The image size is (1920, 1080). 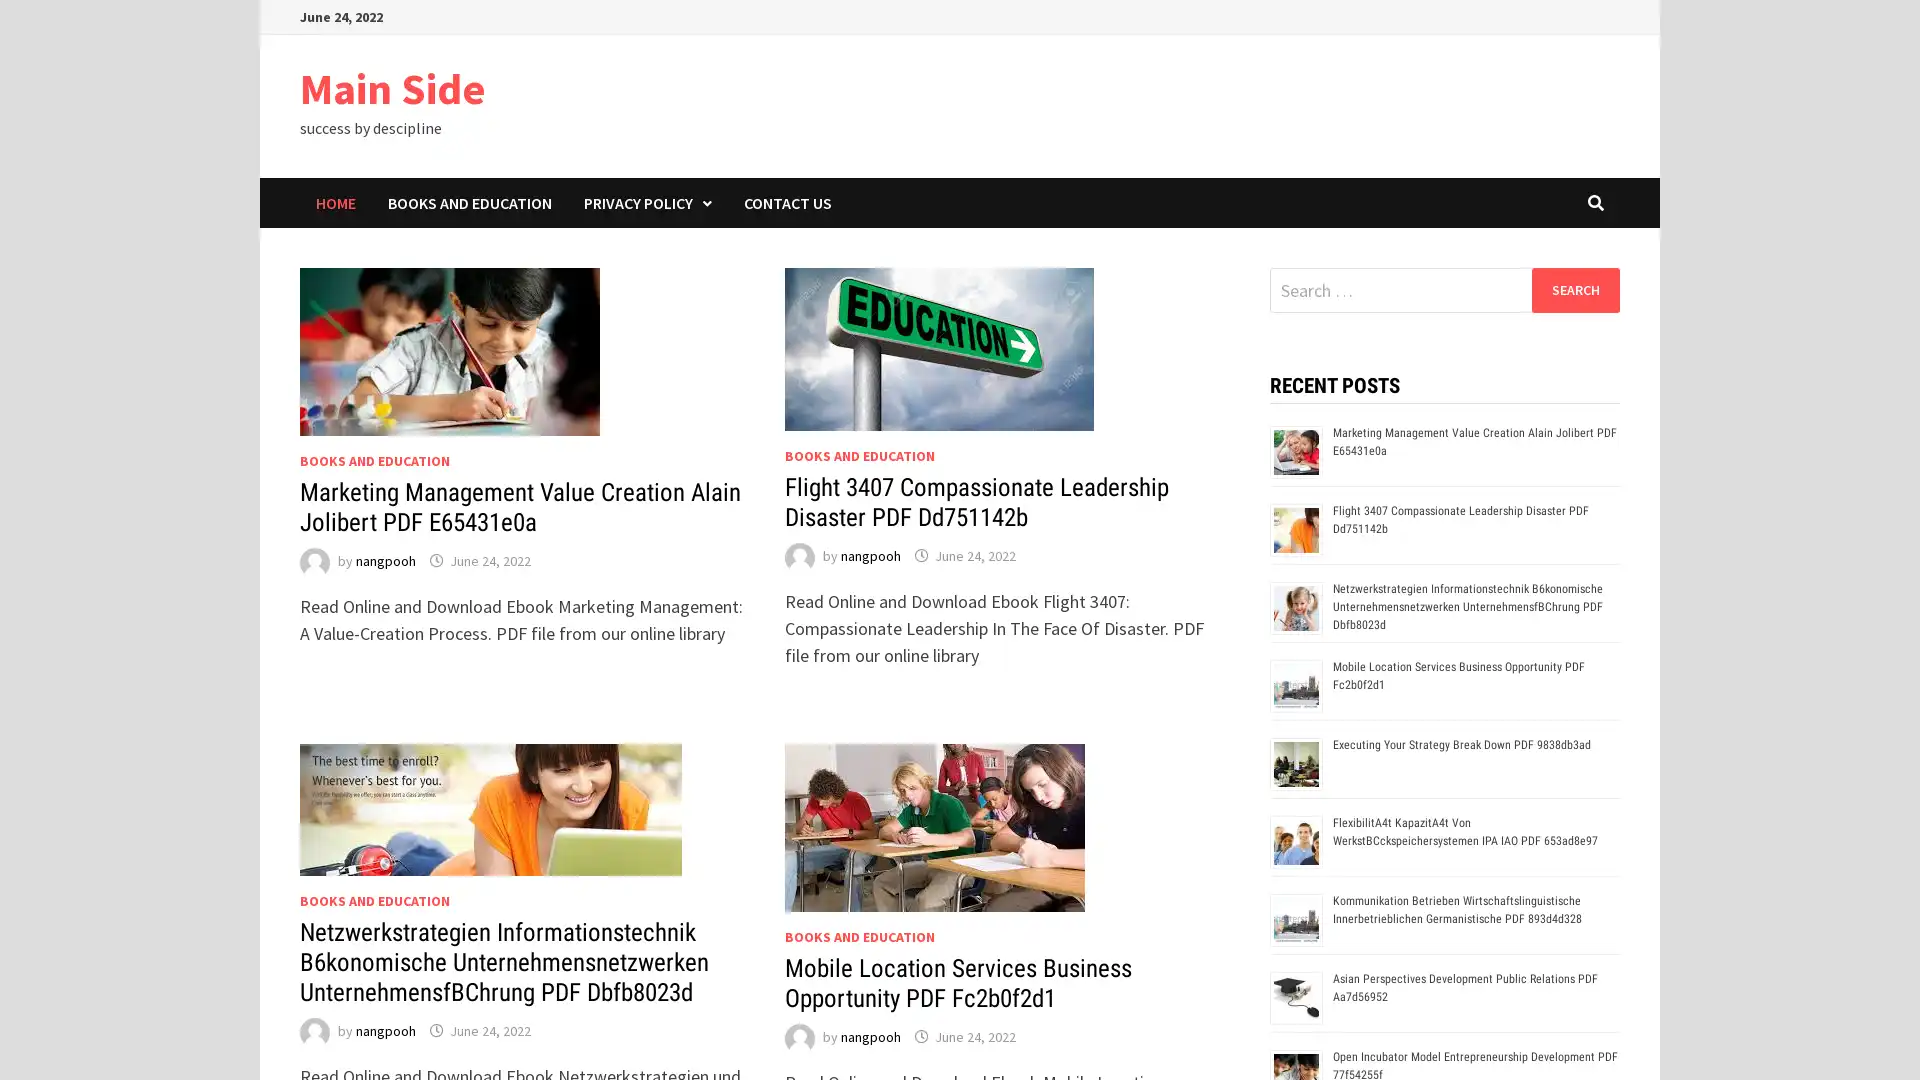 What do you see at coordinates (1574, 289) in the screenshot?
I see `Search` at bounding box center [1574, 289].